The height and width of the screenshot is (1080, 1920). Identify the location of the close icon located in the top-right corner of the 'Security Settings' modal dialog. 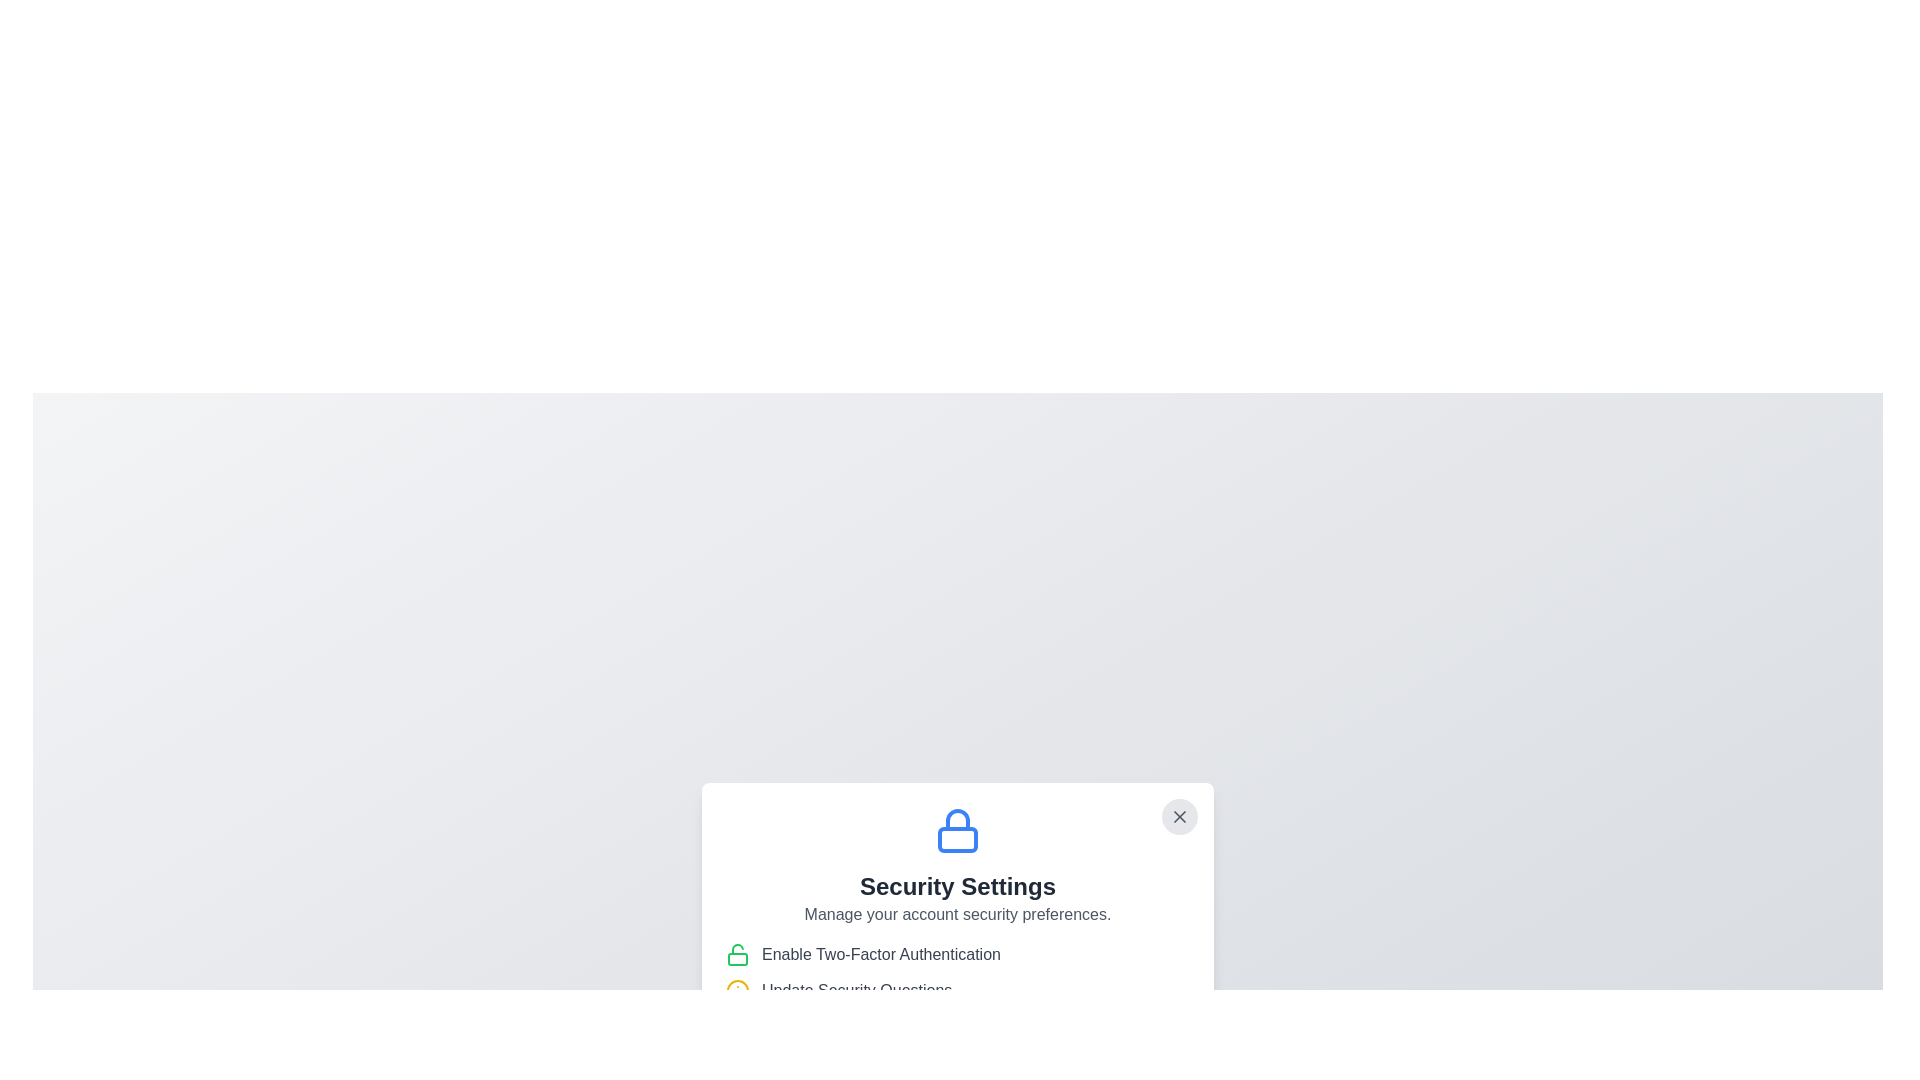
(1180, 817).